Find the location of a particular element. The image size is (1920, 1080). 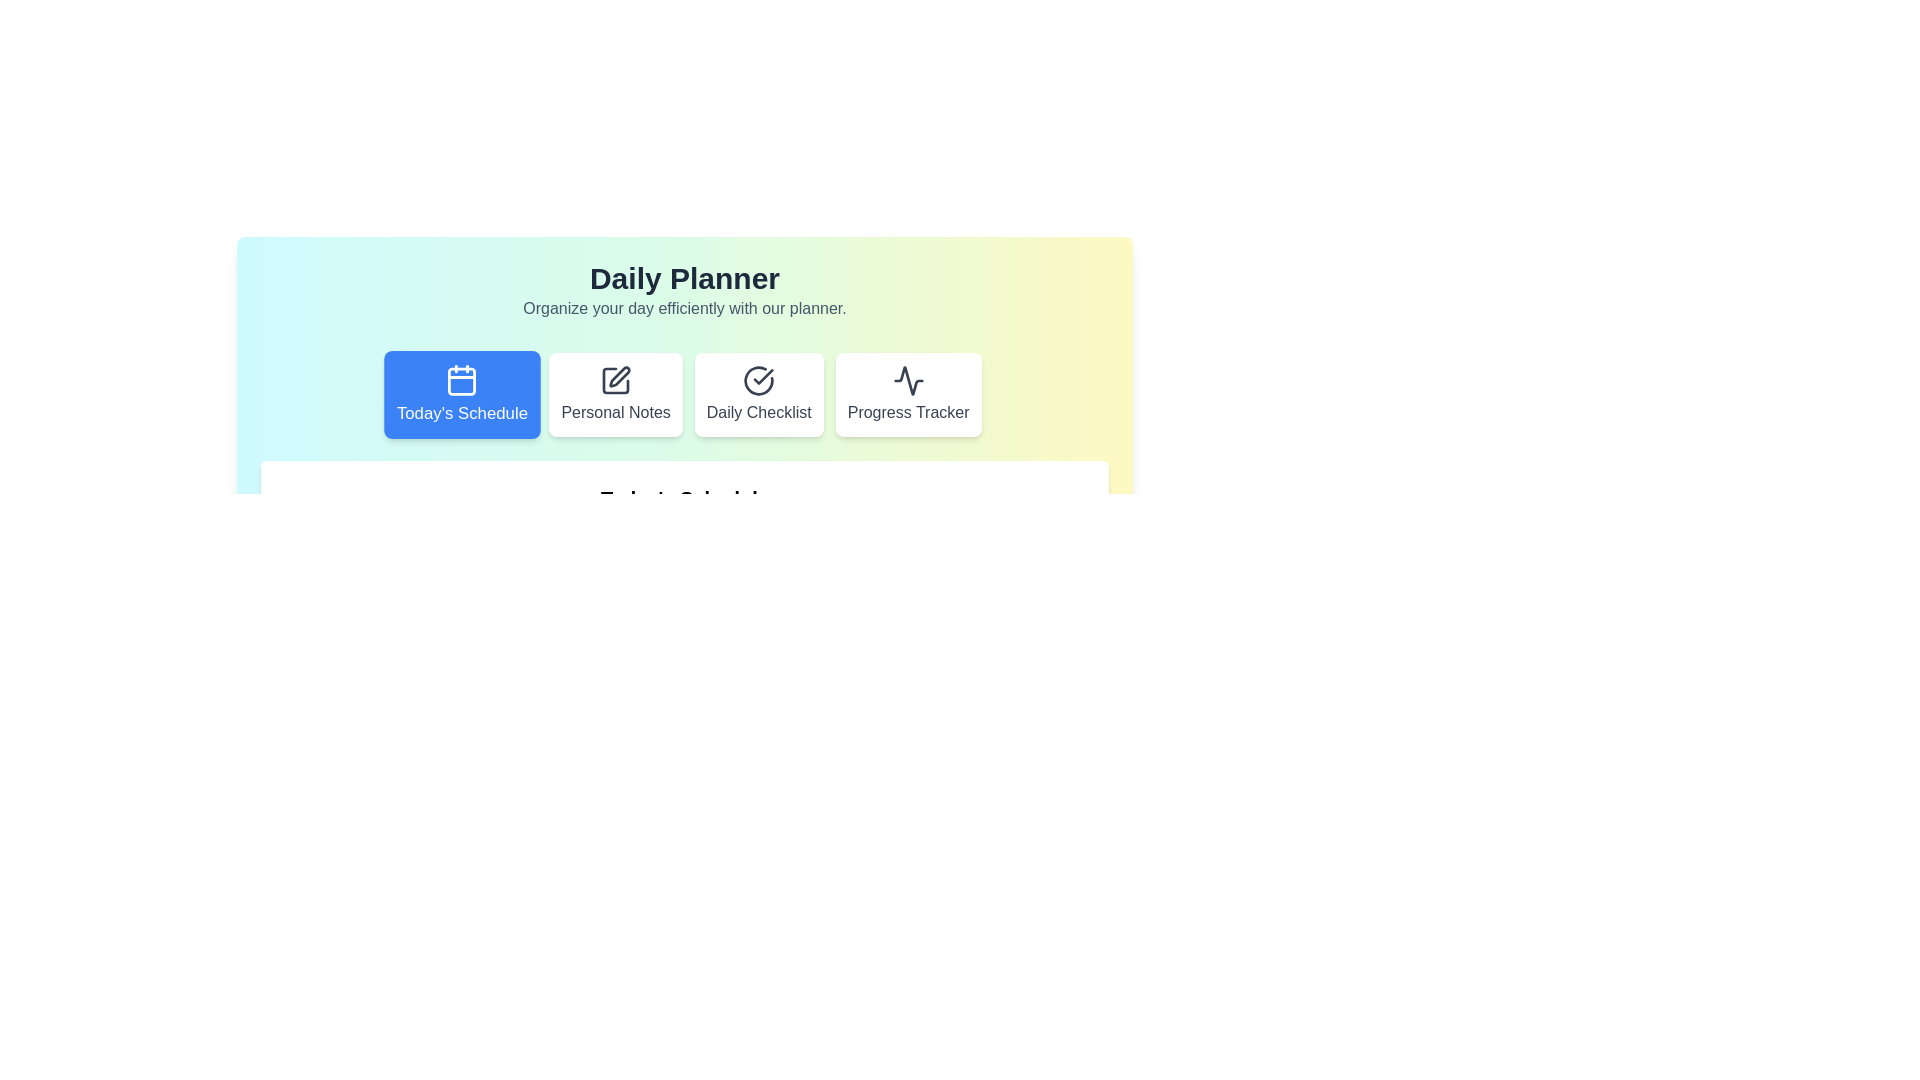

the tab corresponding to Today's Schedule is located at coordinates (461, 394).